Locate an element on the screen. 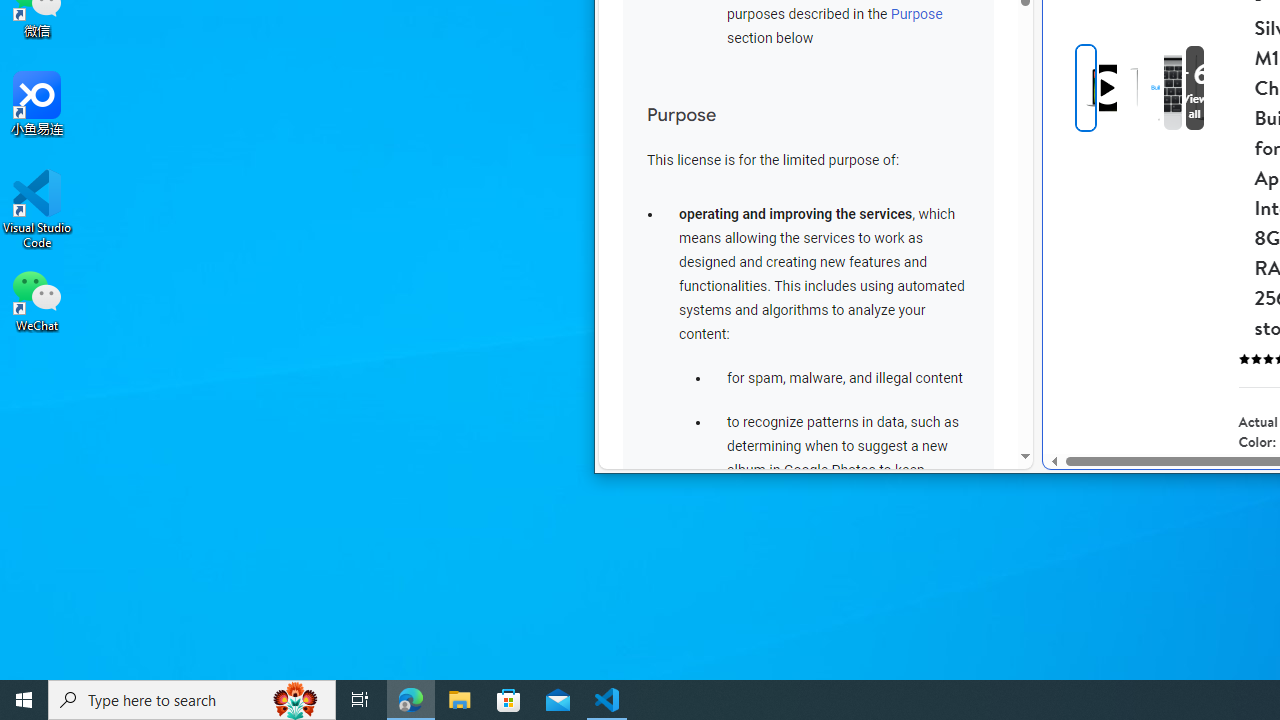 The height and width of the screenshot is (720, 1280). 'Visual Studio Code' is located at coordinates (37, 209).